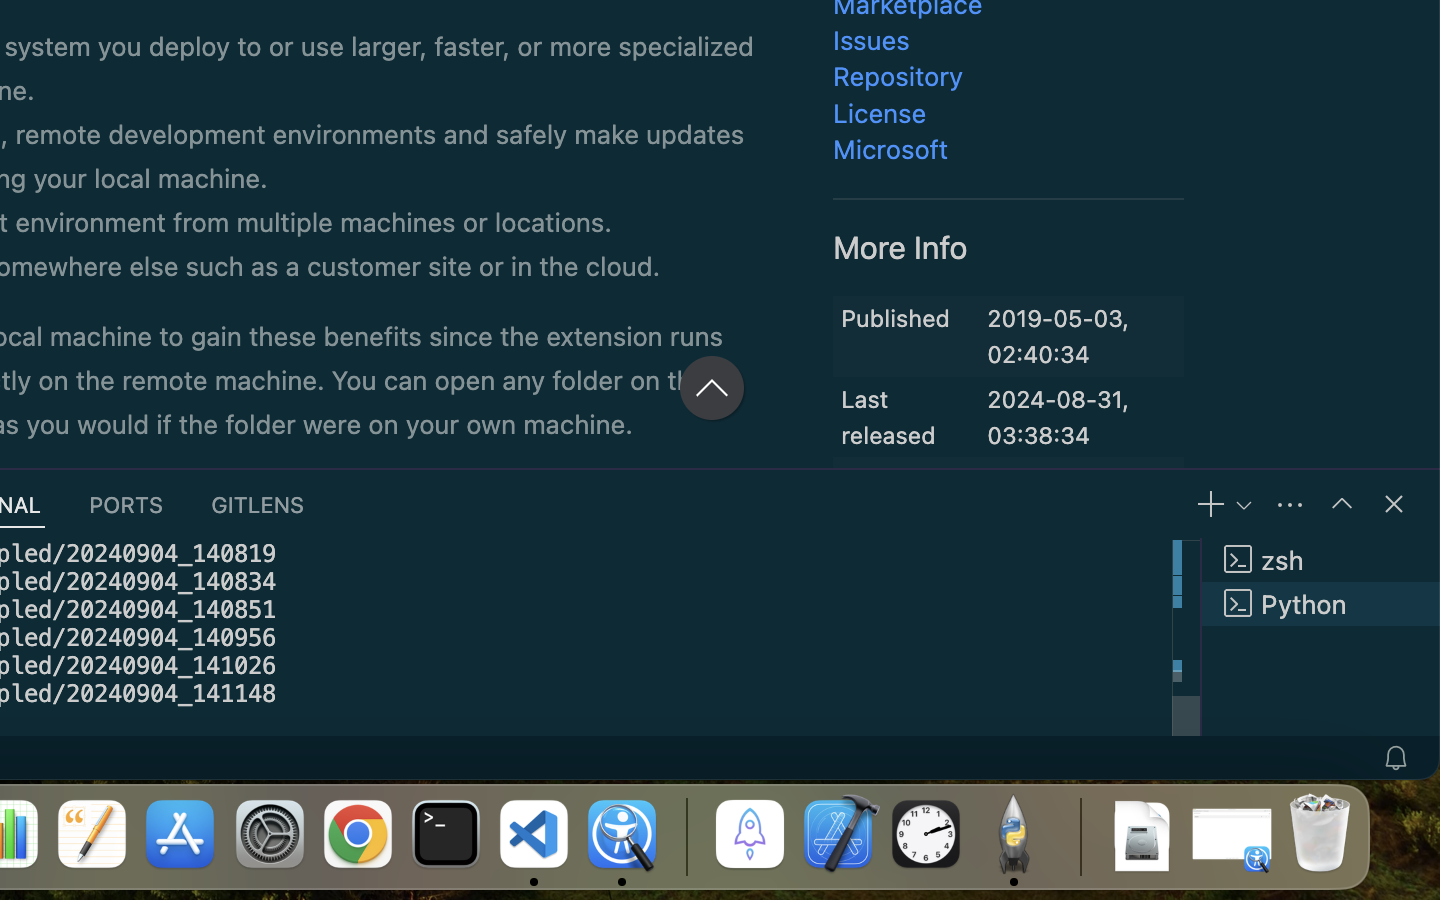 The width and height of the screenshot is (1440, 900). I want to click on '2024-08-31, 03:38:34', so click(1058, 416).